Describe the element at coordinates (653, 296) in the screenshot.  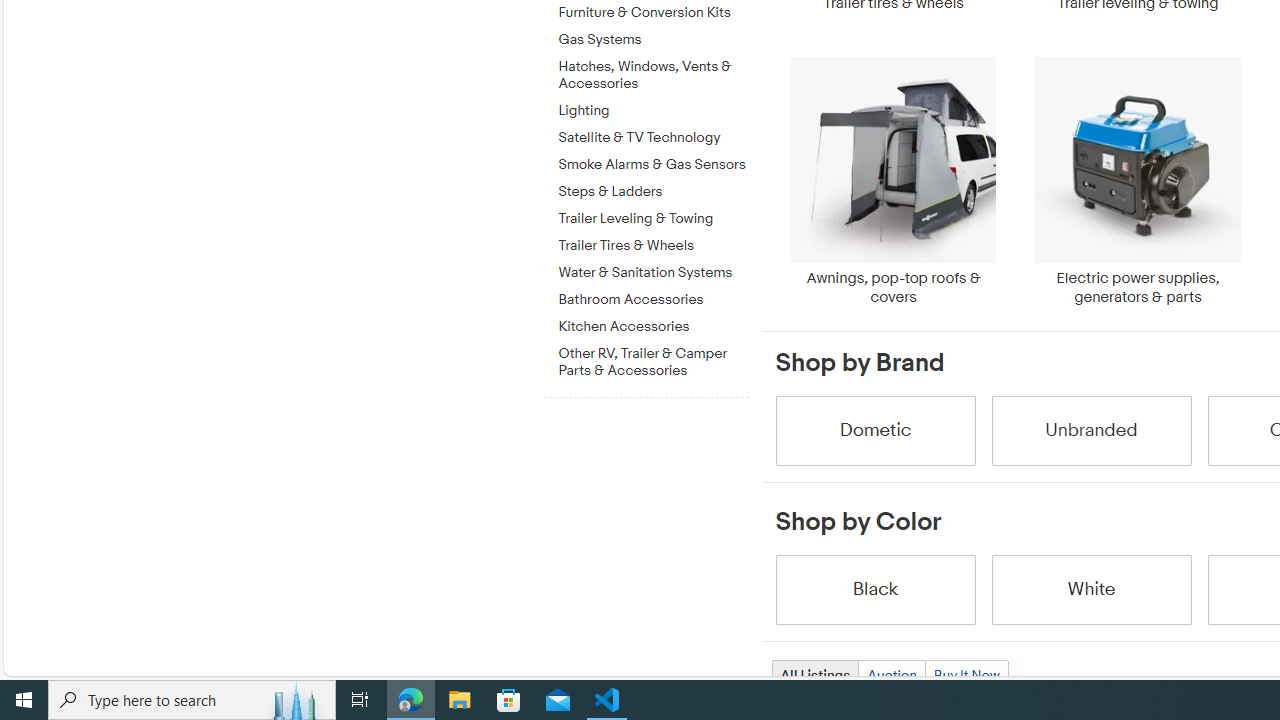
I see `'Bathroom Accessories'` at that location.